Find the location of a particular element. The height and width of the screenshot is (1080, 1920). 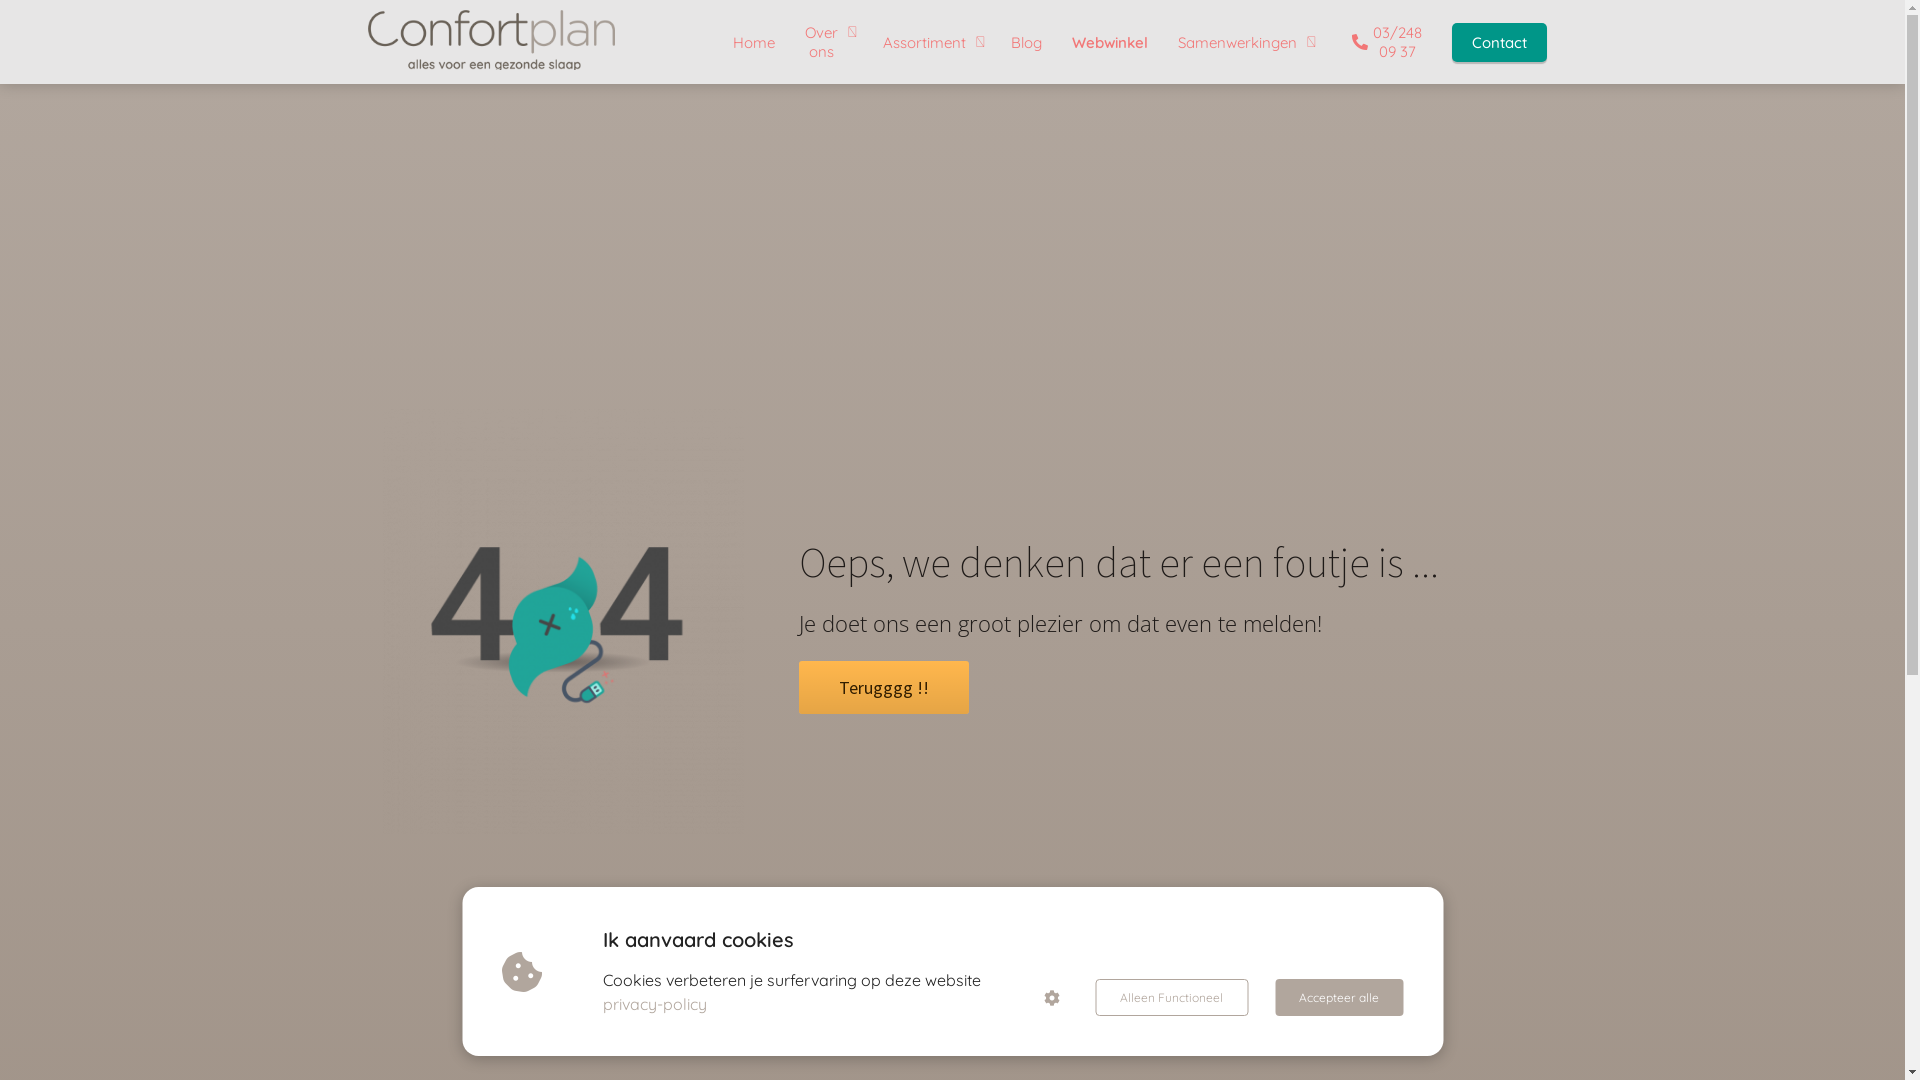

'Terugggg !!' is located at coordinates (882, 689).